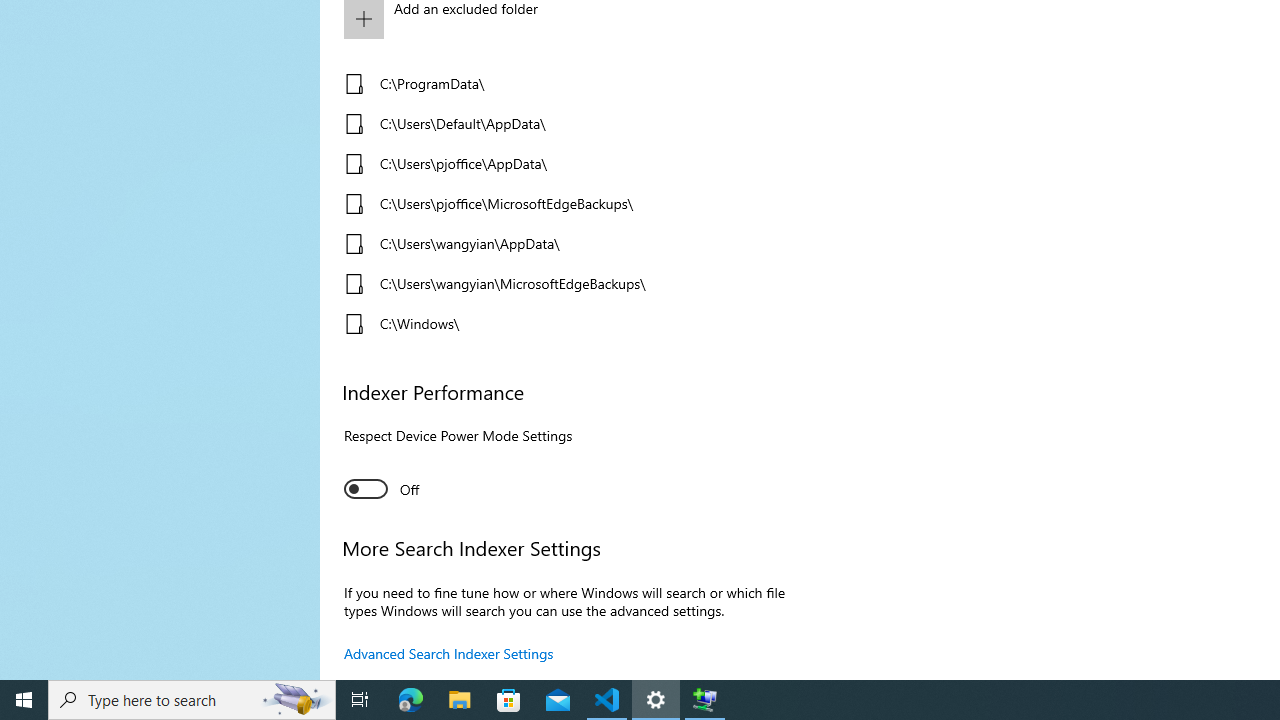 Image resolution: width=1280 pixels, height=720 pixels. Describe the element at coordinates (509, 698) in the screenshot. I see `'Microsoft Store'` at that location.